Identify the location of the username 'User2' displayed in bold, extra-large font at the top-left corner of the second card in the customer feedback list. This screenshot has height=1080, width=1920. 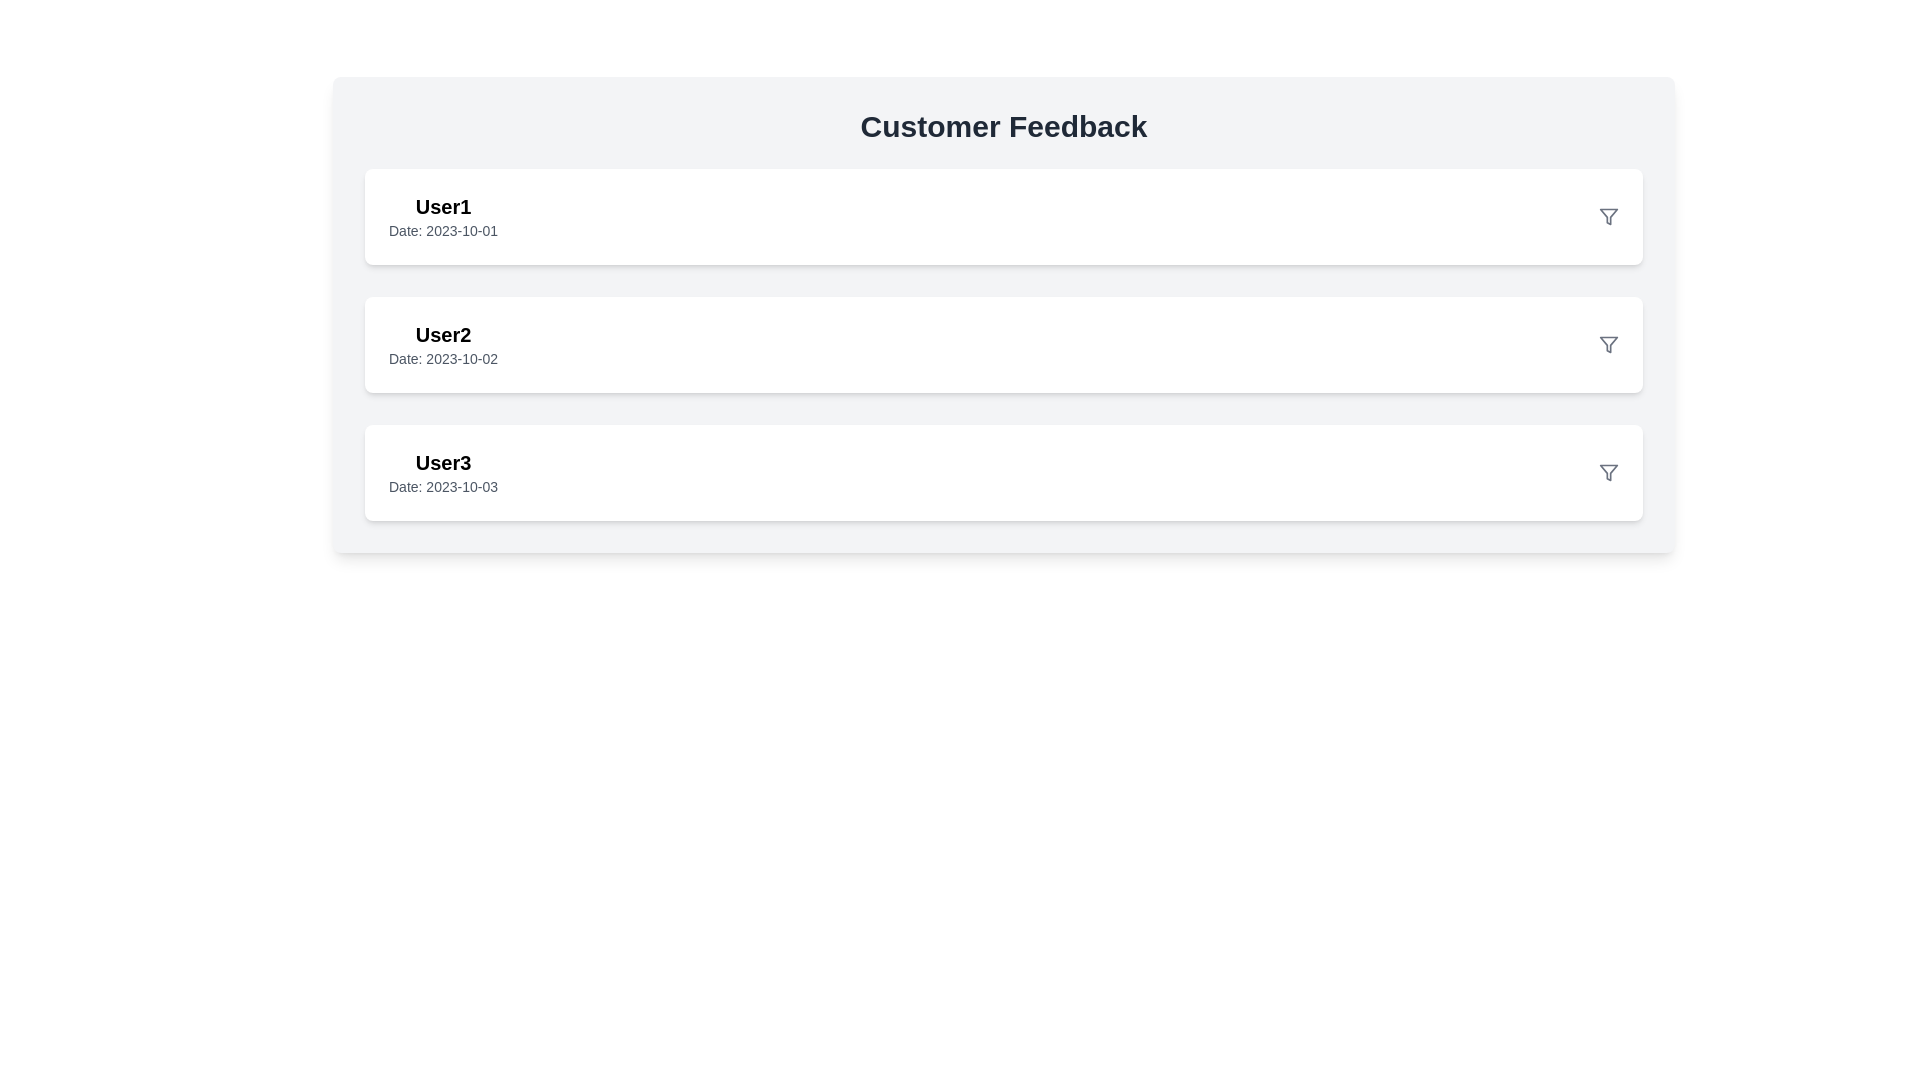
(442, 334).